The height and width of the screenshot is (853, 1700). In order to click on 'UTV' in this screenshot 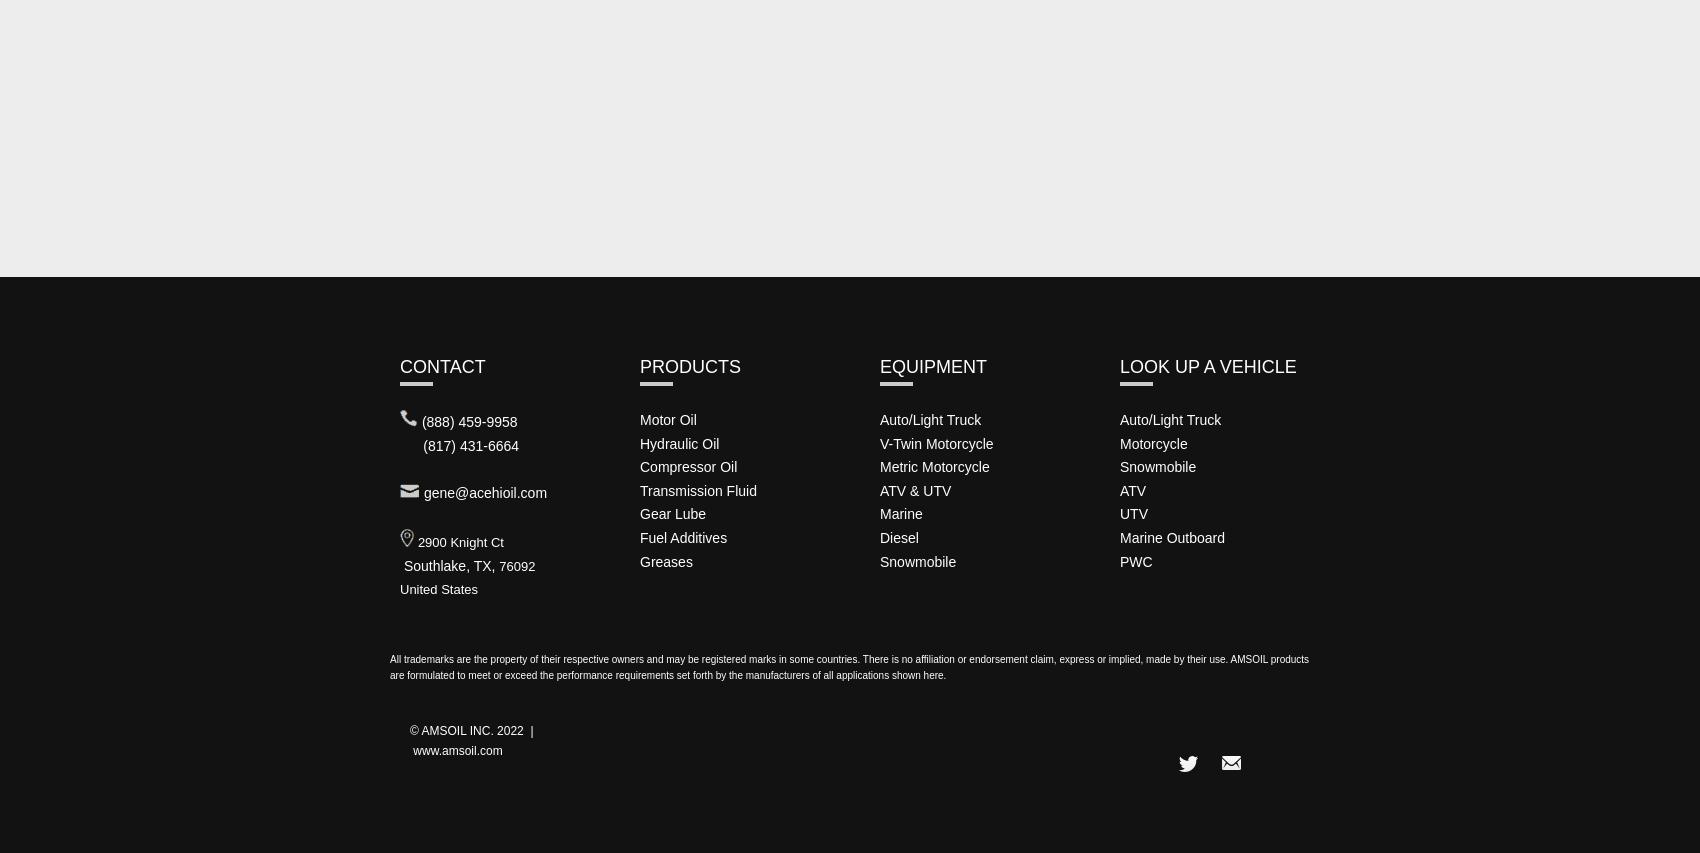, I will do `click(1134, 514)`.